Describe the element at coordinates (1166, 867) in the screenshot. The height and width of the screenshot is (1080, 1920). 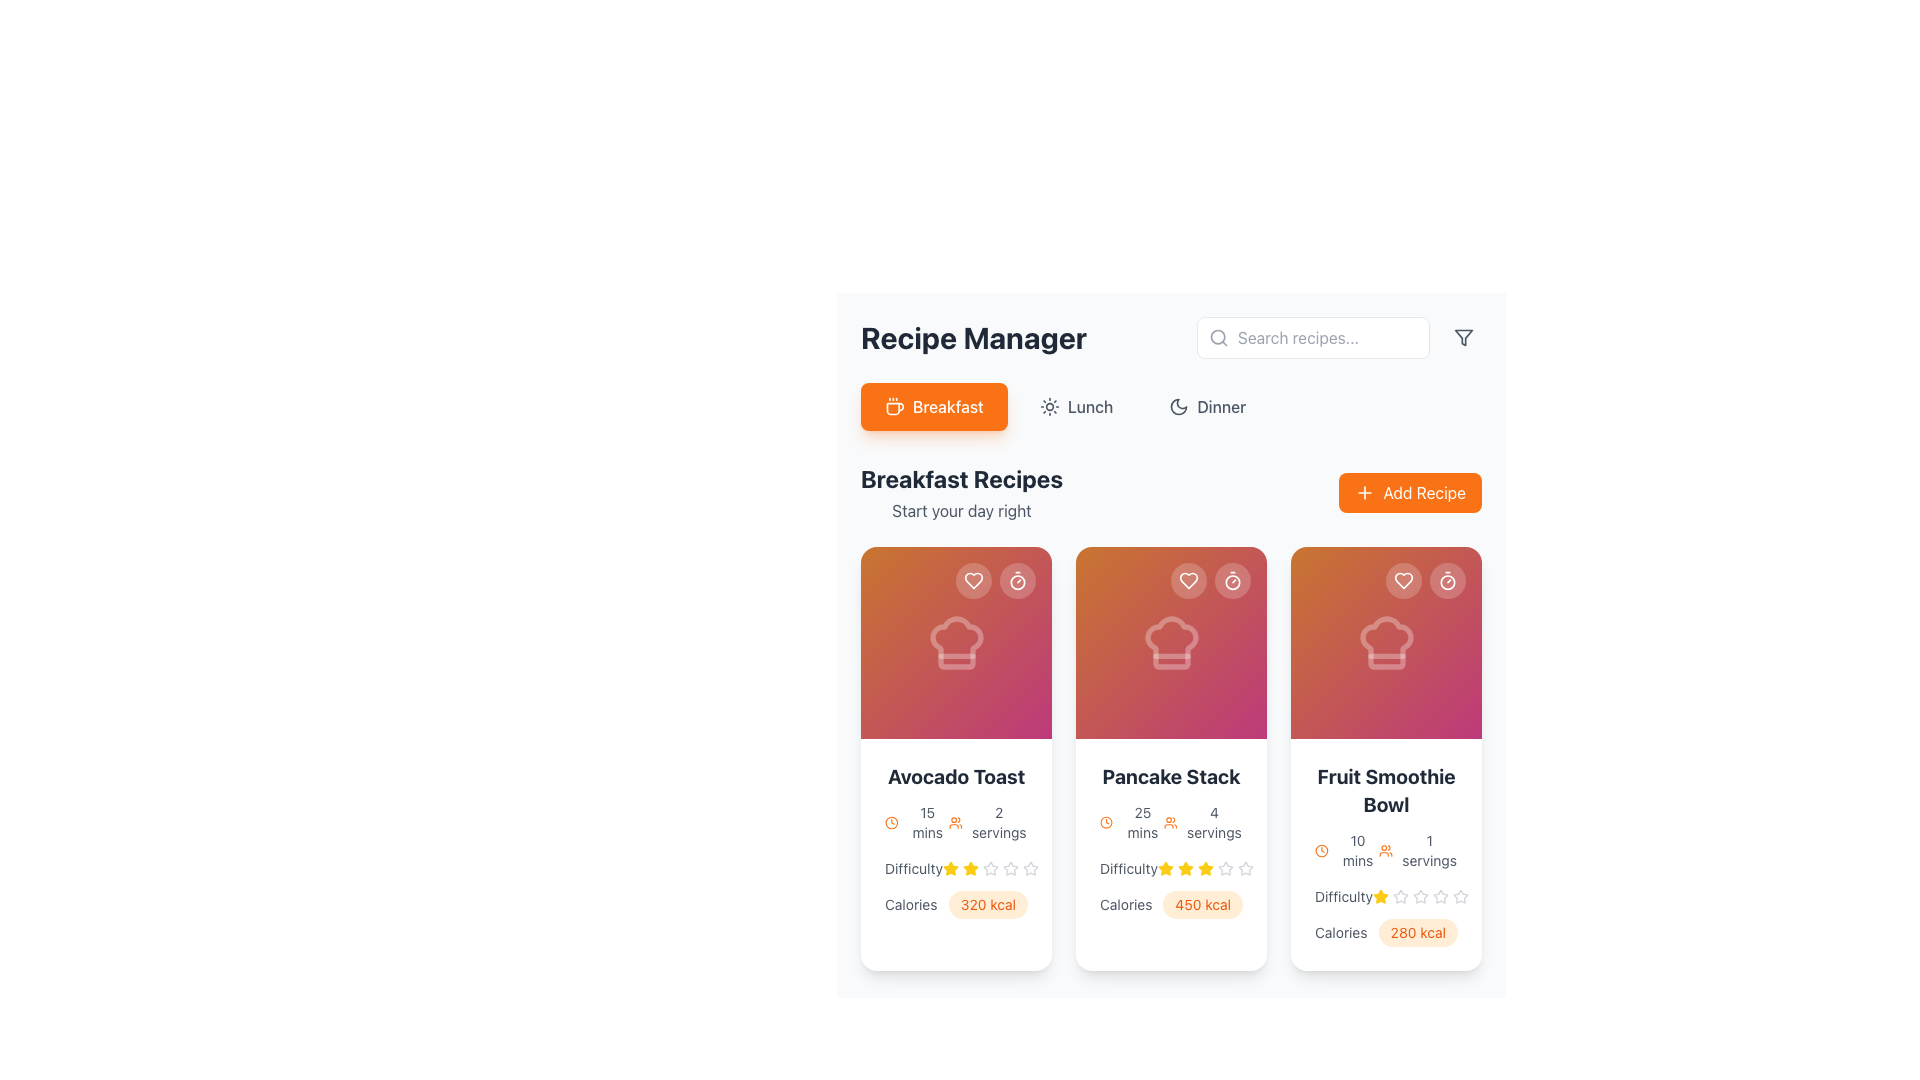
I see `the second Rating star icon for the 'Pancake Stack' recipe, which indicates difficulty level` at that location.